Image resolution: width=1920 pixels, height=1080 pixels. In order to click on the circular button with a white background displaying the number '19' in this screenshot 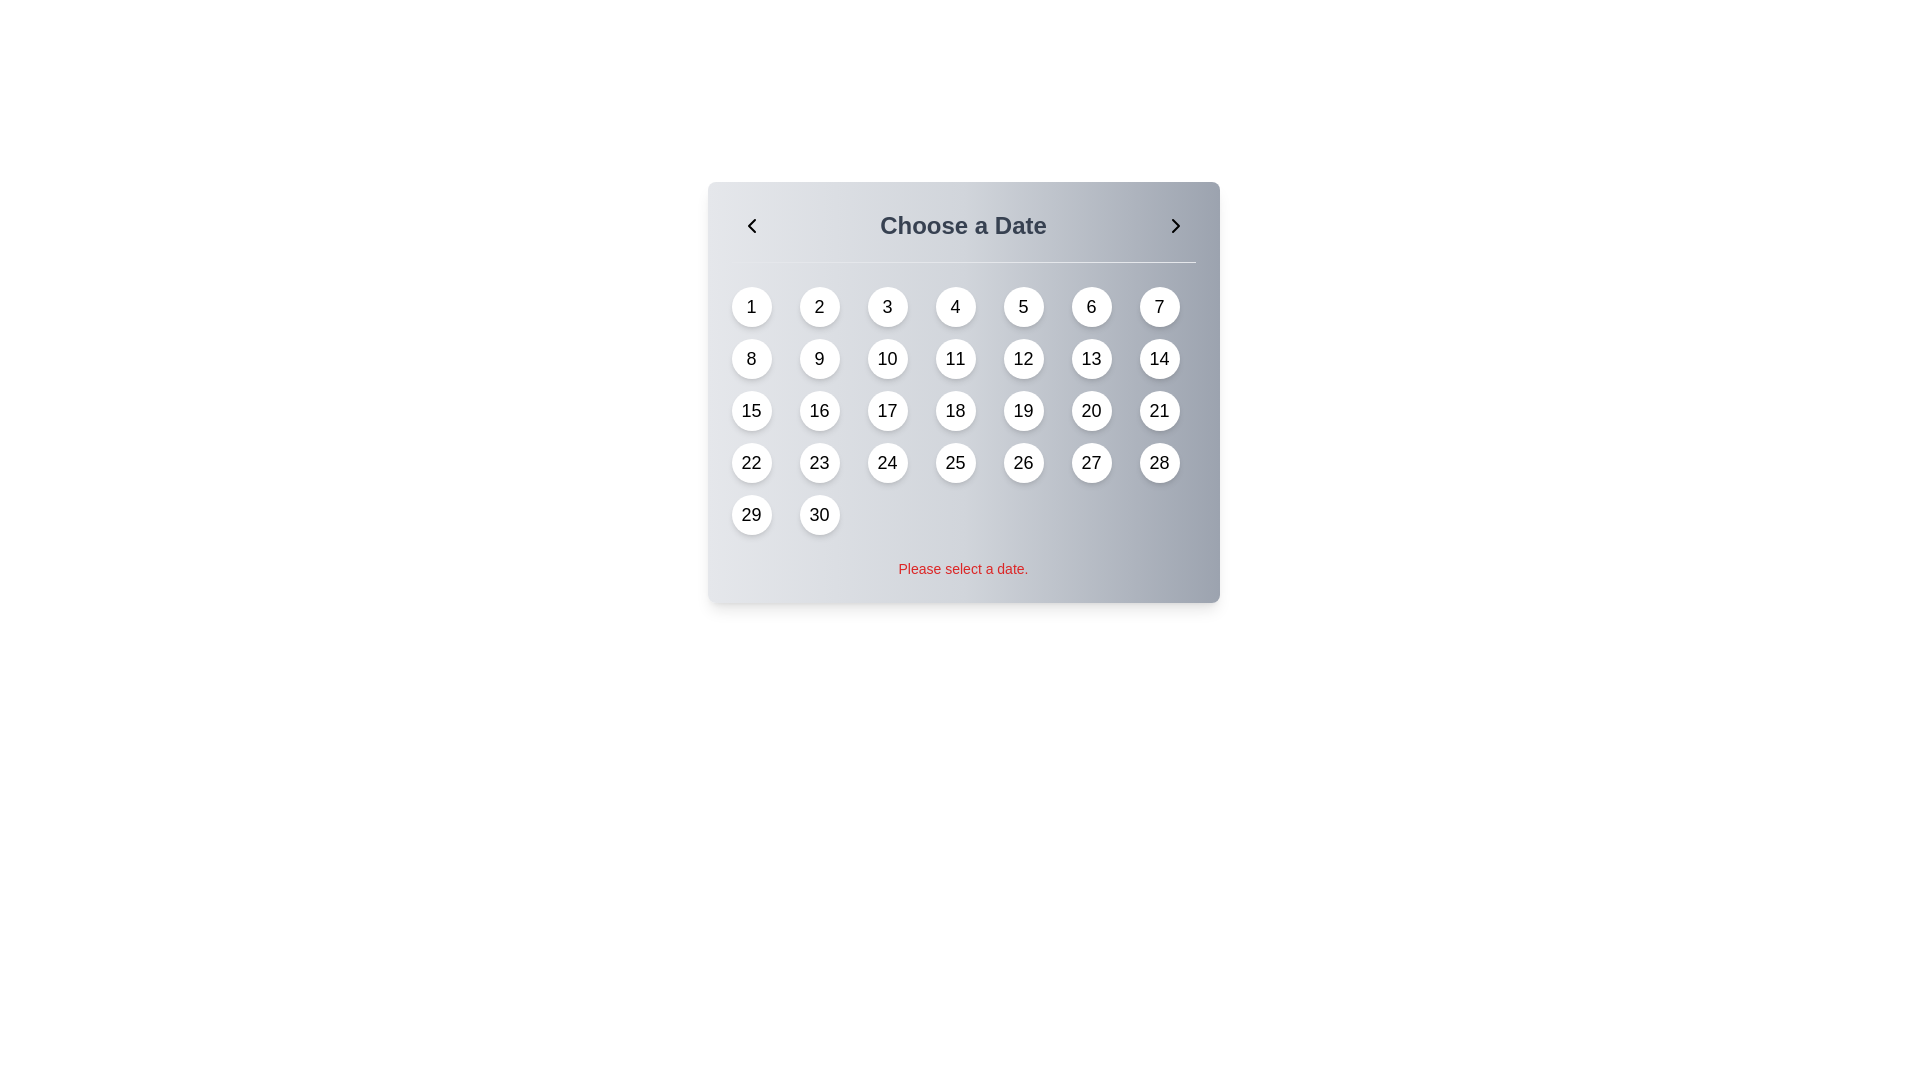, I will do `click(1023, 410)`.